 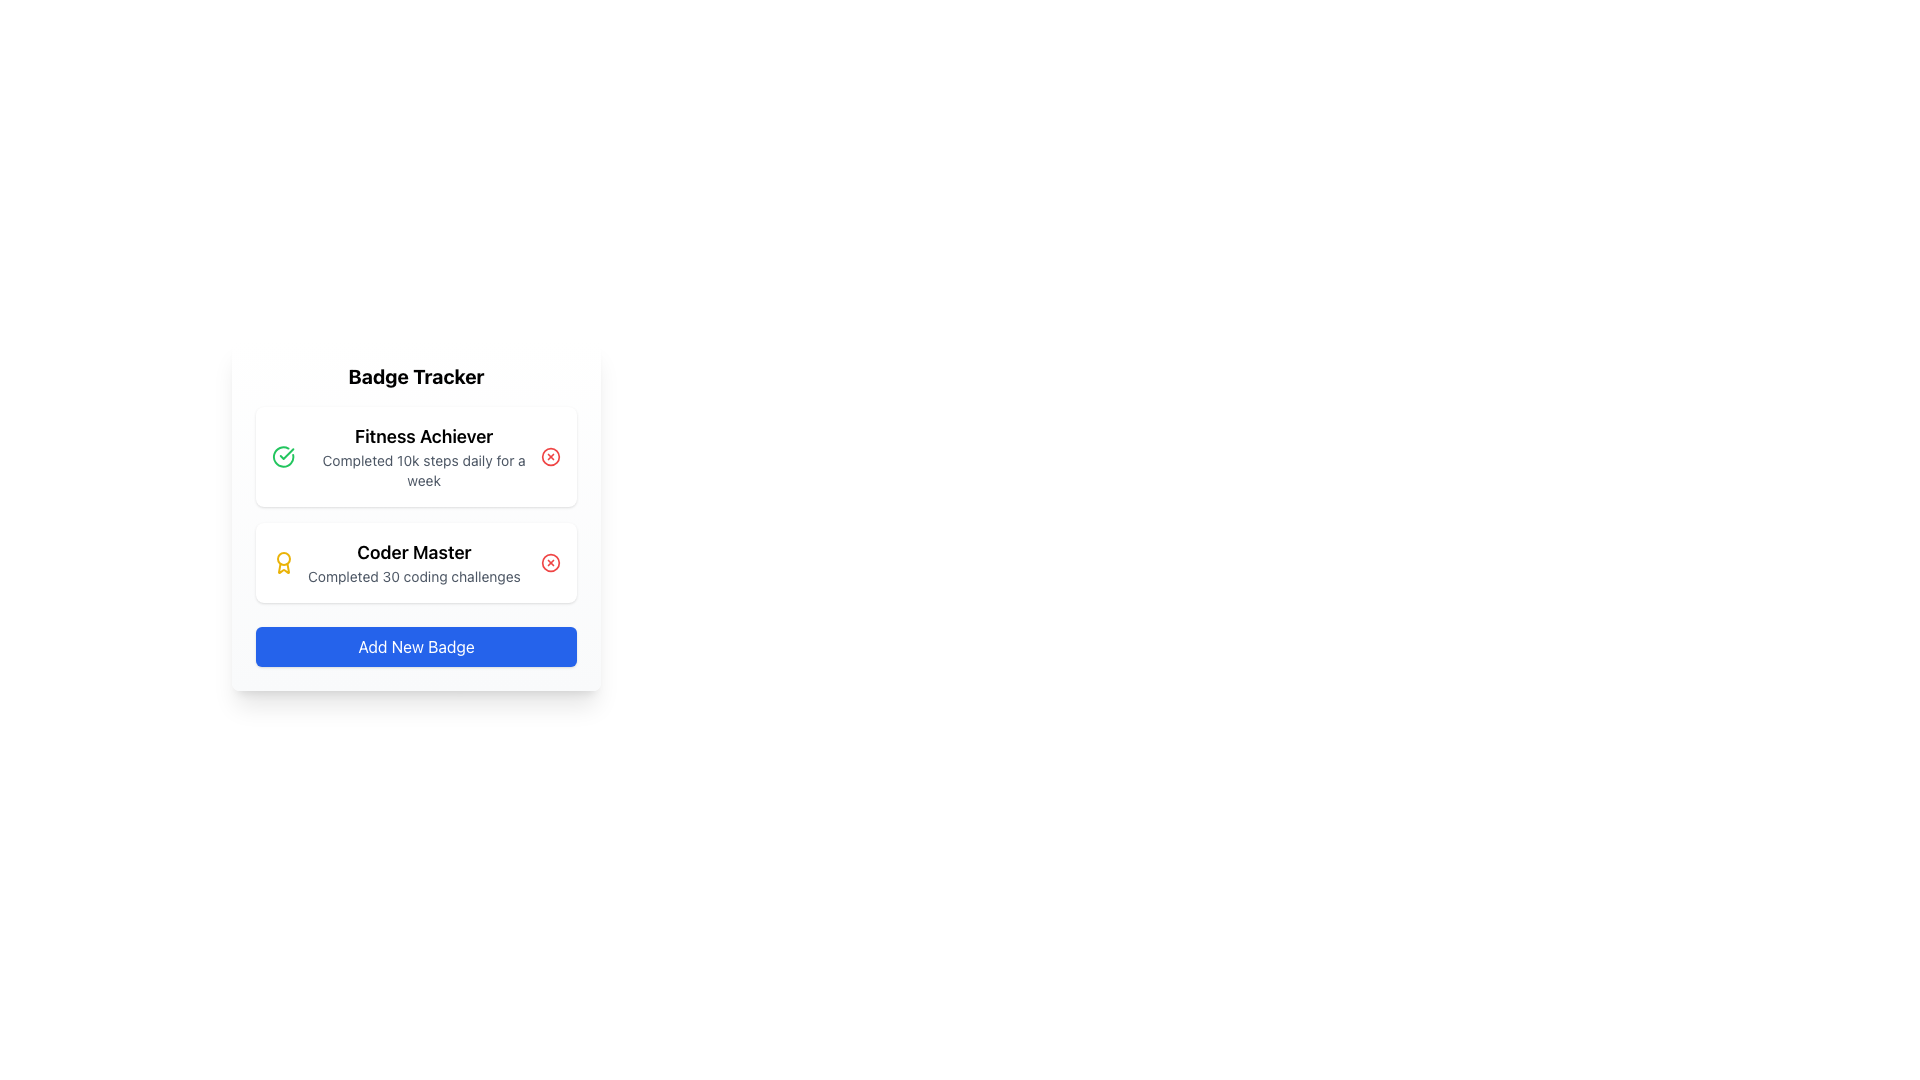 What do you see at coordinates (282, 559) in the screenshot?
I see `the visual representation of the circular graphical element located at the center of the award symbol icon` at bounding box center [282, 559].